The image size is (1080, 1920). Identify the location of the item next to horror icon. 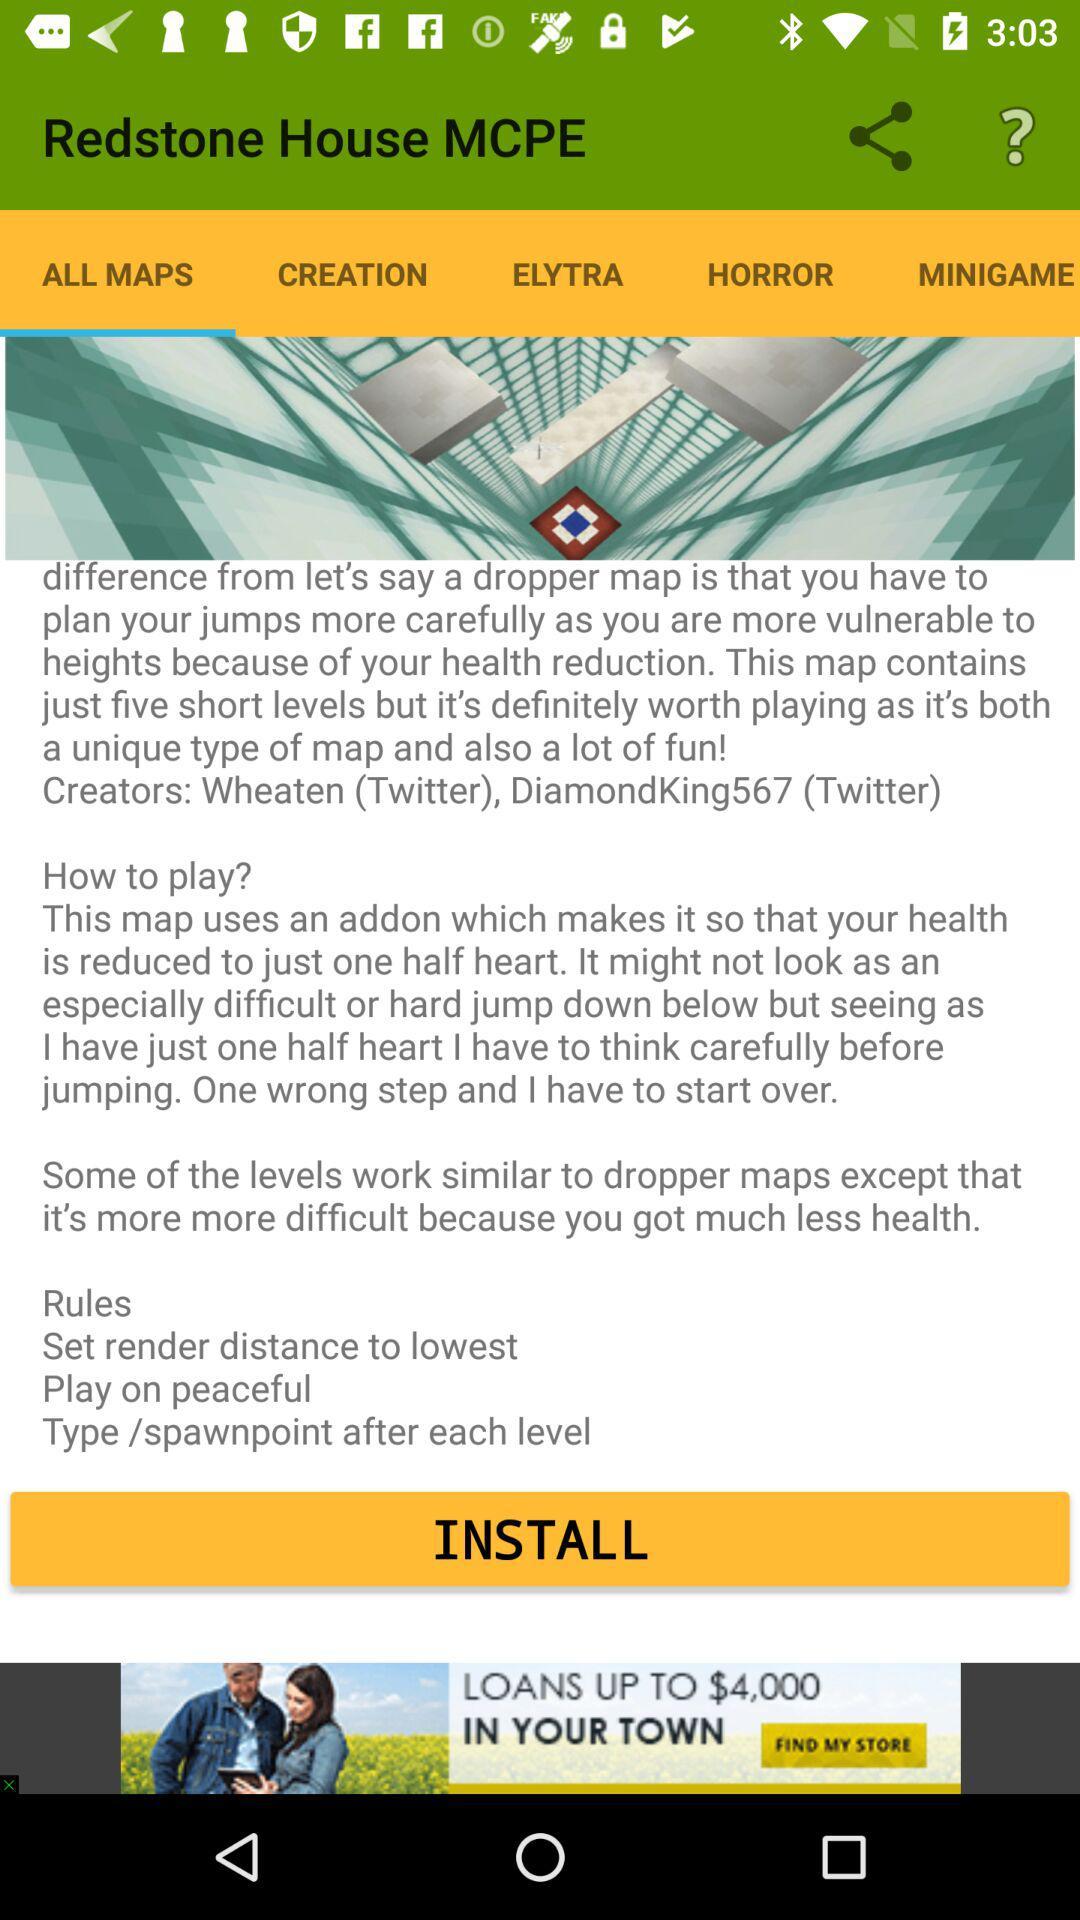
(567, 272).